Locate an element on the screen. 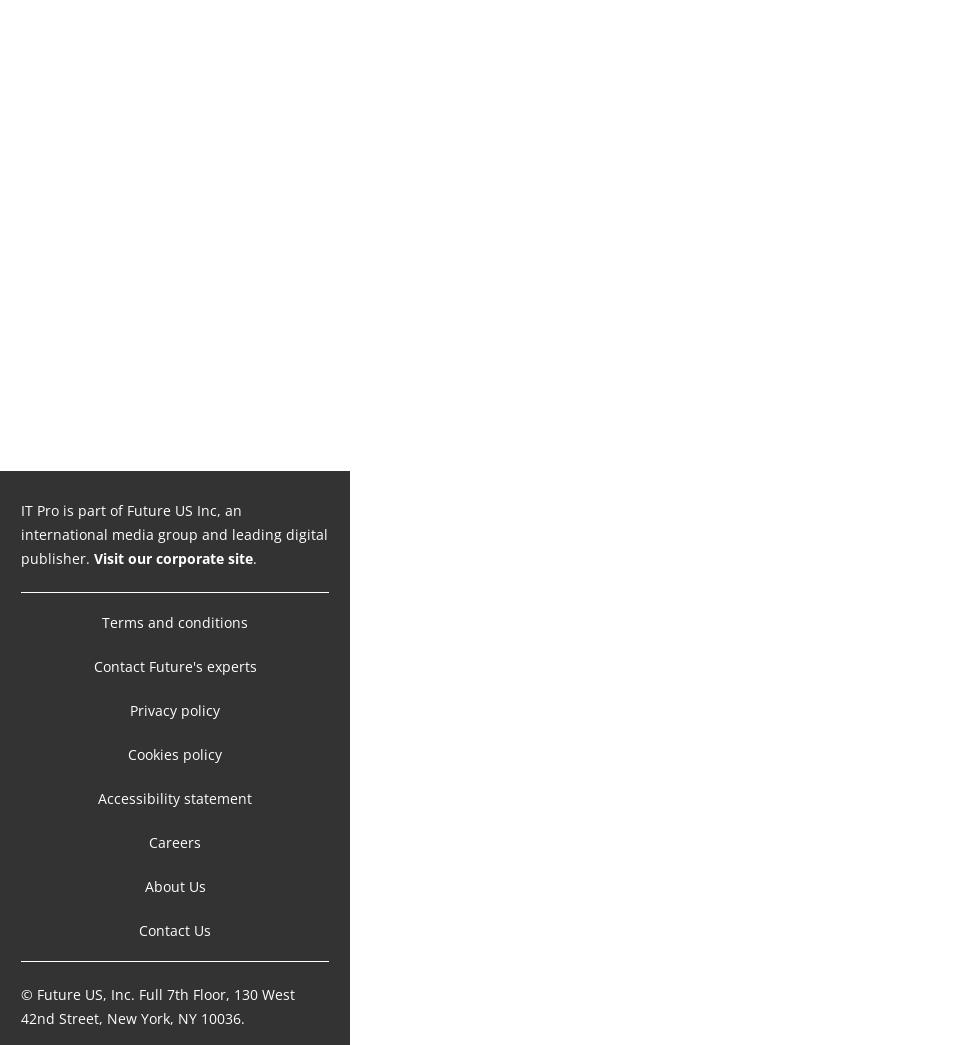 The image size is (980, 1045). '.' is located at coordinates (254, 537).